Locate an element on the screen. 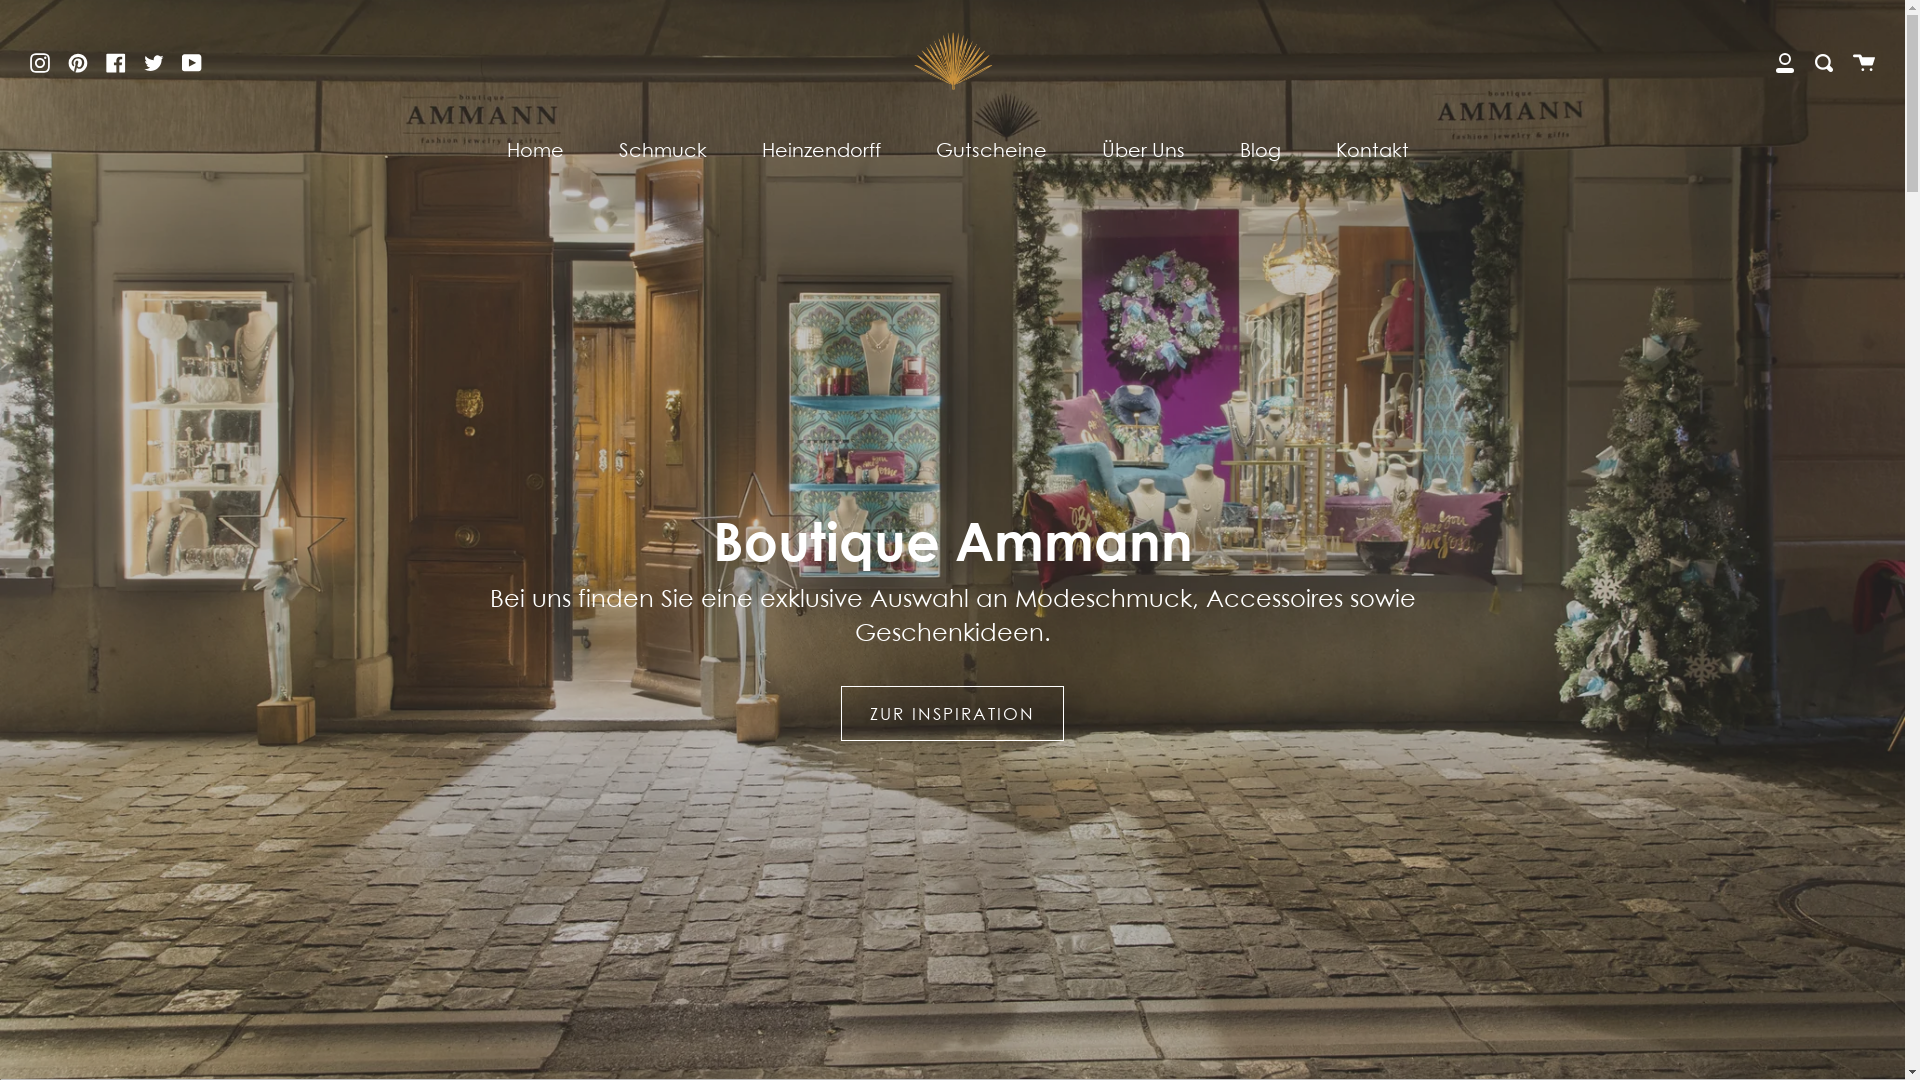 This screenshot has height=1080, width=1920. 'Blog' is located at coordinates (1232, 149).